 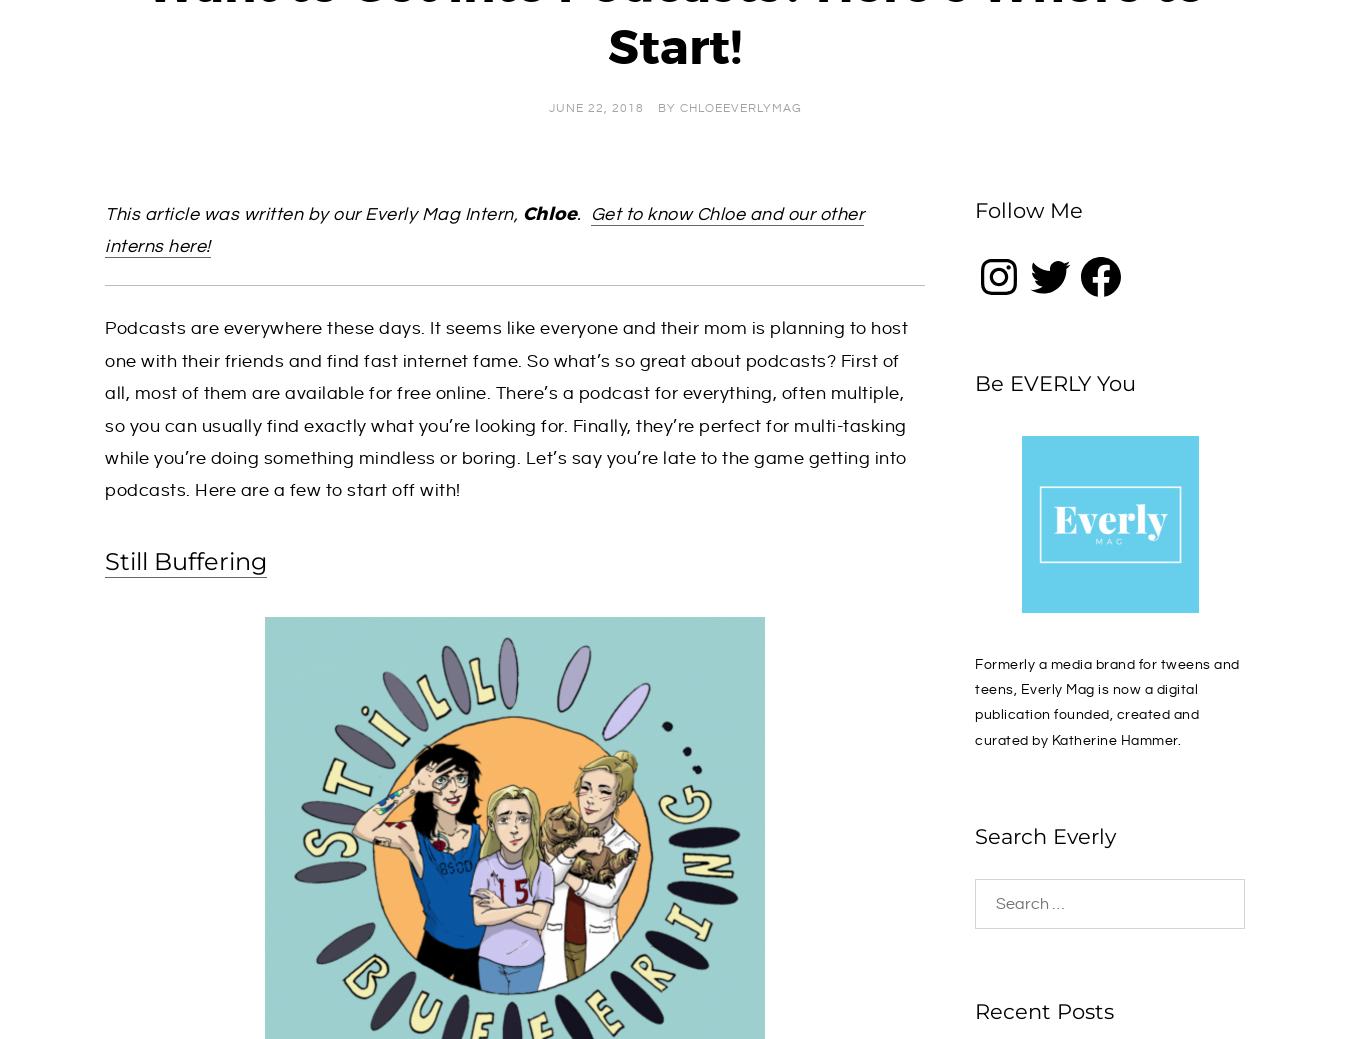 I want to click on 'Still Buffering', so click(x=186, y=560).